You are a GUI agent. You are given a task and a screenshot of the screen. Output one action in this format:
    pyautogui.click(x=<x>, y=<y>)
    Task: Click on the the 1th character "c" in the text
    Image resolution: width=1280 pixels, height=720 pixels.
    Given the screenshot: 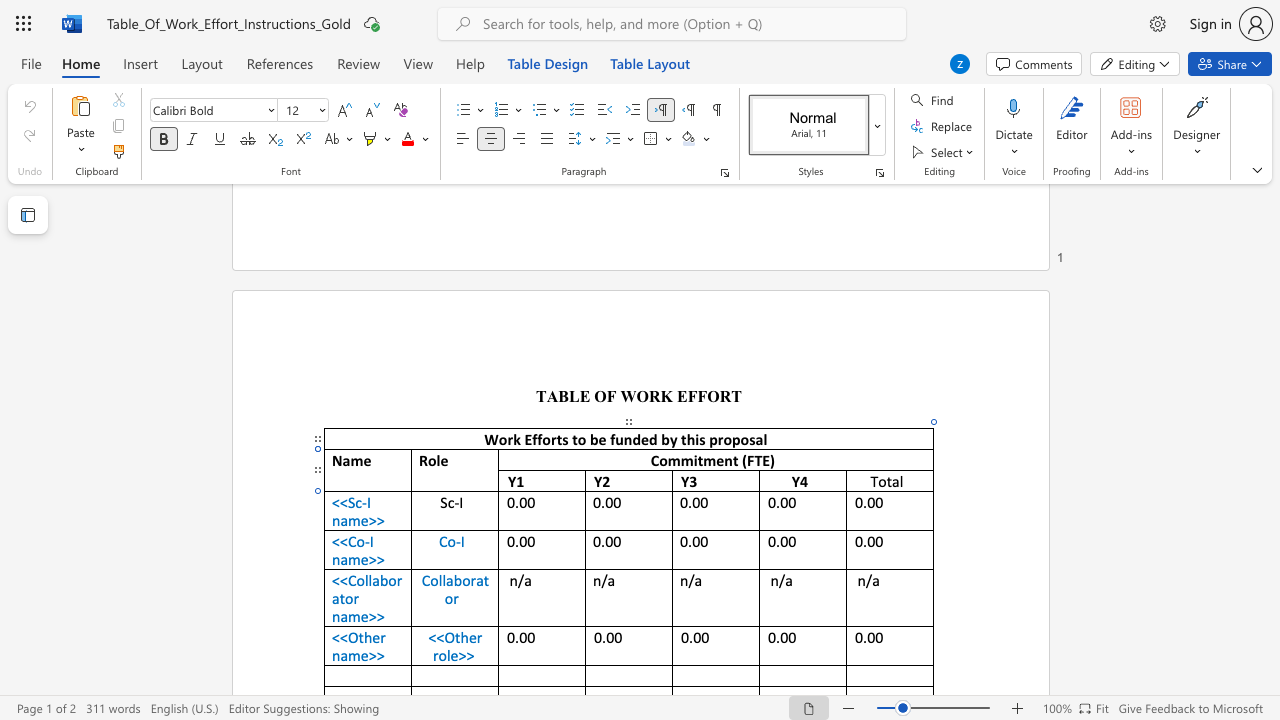 What is the action you would take?
    pyautogui.click(x=358, y=501)
    